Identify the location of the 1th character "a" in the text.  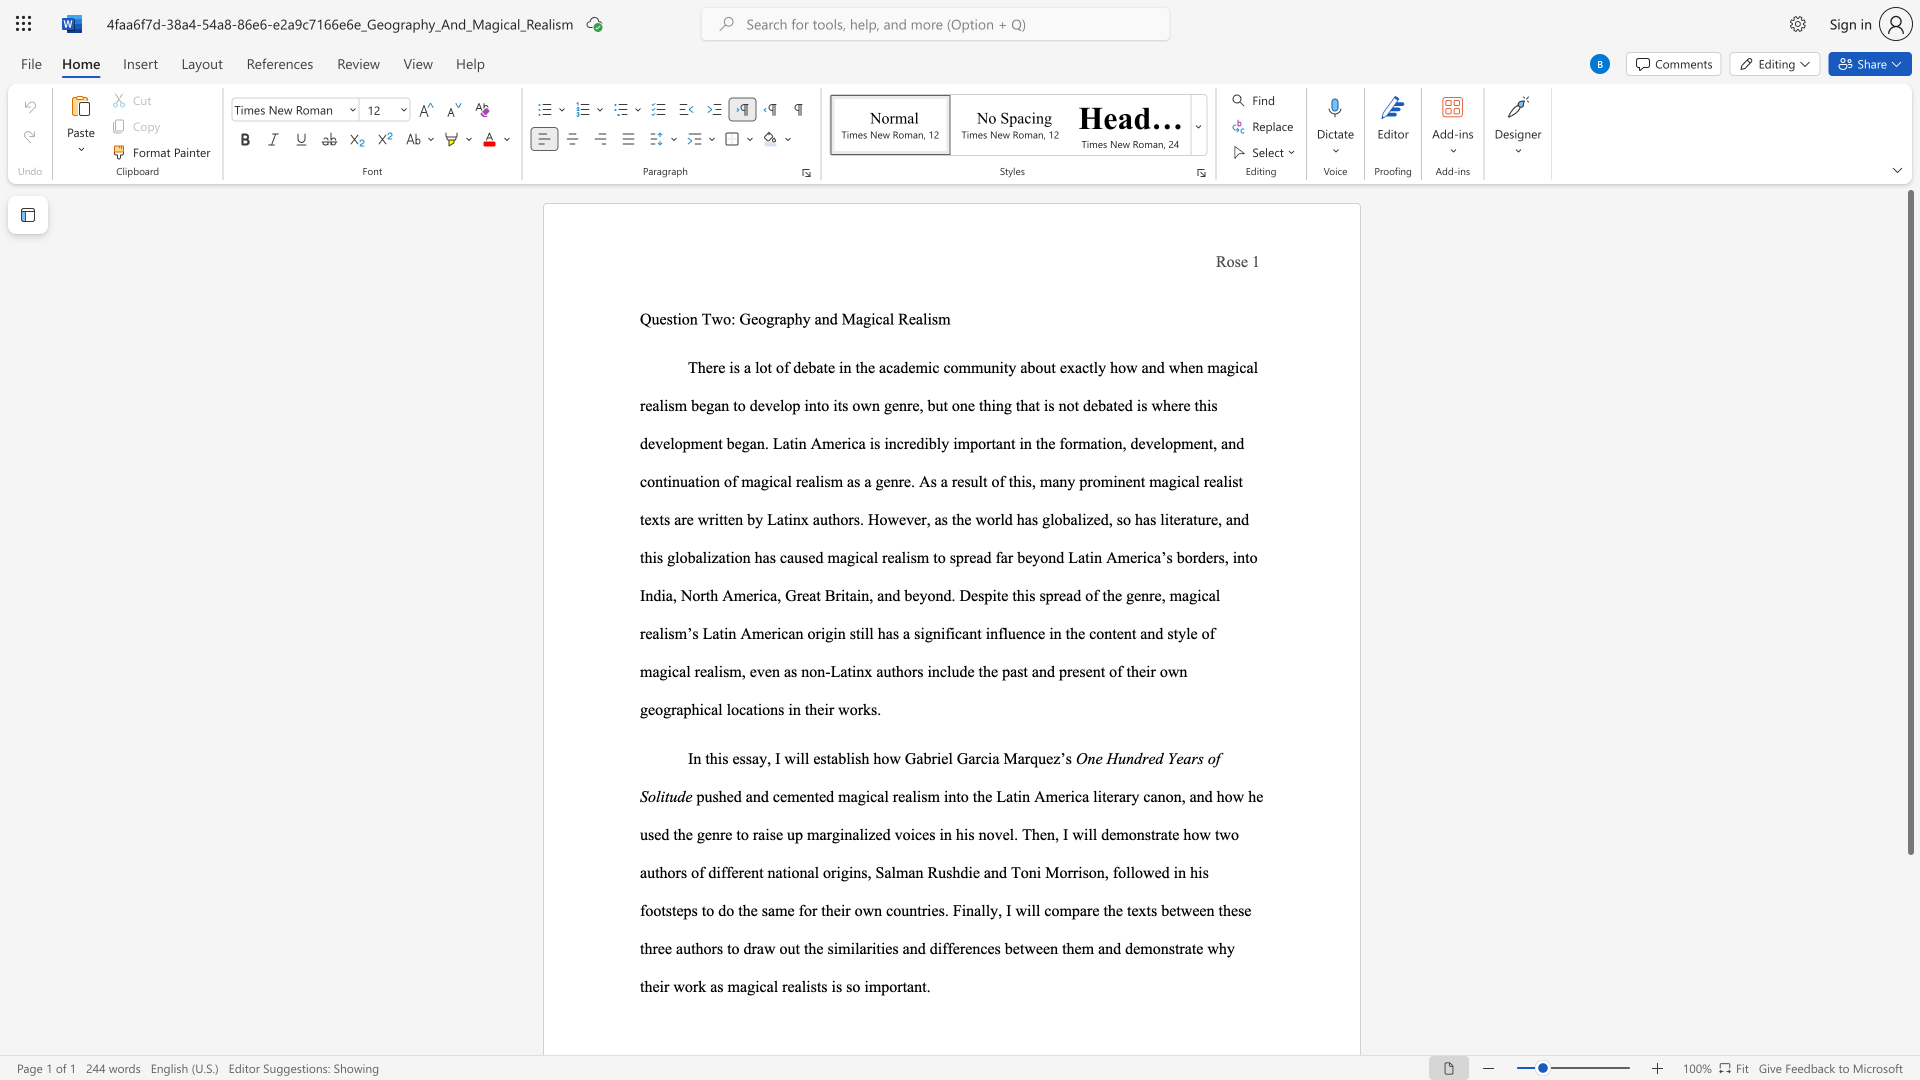
(965, 633).